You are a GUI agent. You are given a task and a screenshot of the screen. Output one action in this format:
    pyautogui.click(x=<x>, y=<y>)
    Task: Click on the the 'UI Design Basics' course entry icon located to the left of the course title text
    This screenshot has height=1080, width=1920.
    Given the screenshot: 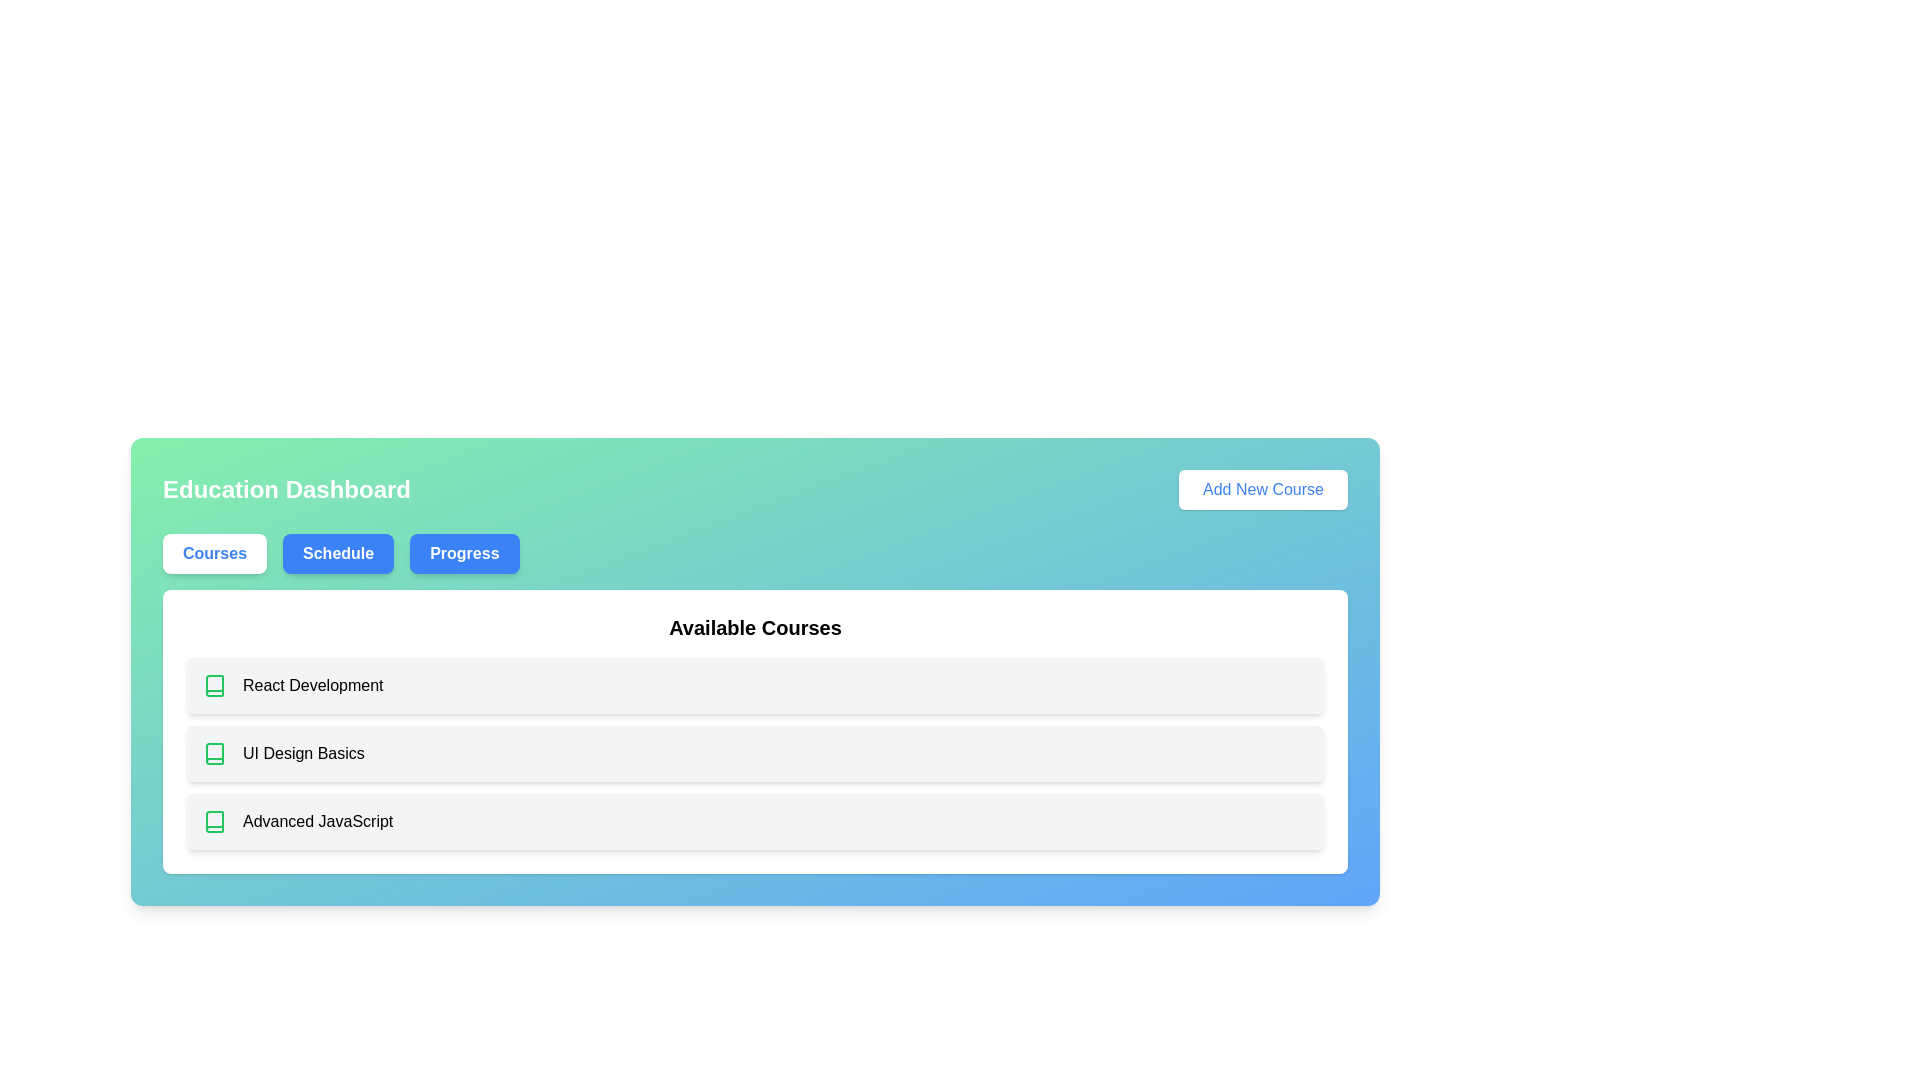 What is the action you would take?
    pyautogui.click(x=215, y=753)
    